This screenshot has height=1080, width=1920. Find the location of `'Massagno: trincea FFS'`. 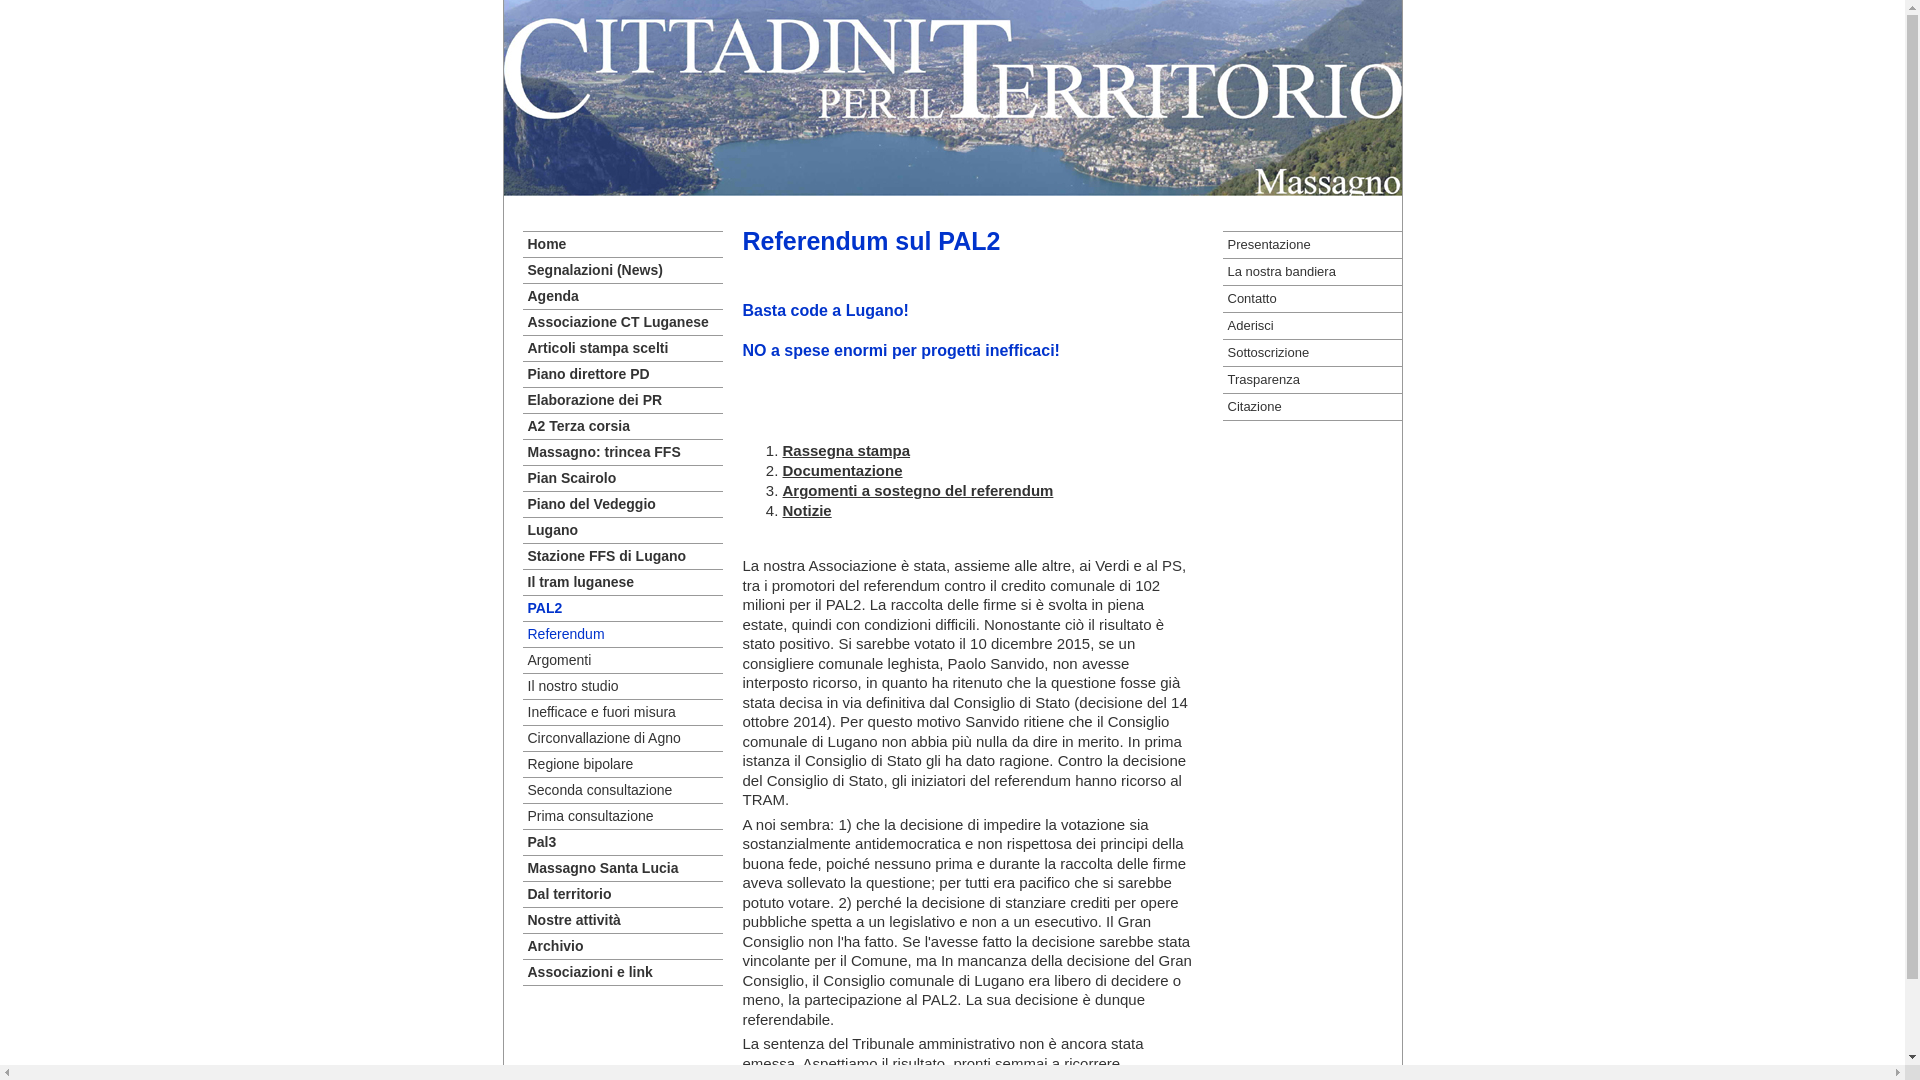

'Massagno: trincea FFS' is located at coordinates (522, 452).